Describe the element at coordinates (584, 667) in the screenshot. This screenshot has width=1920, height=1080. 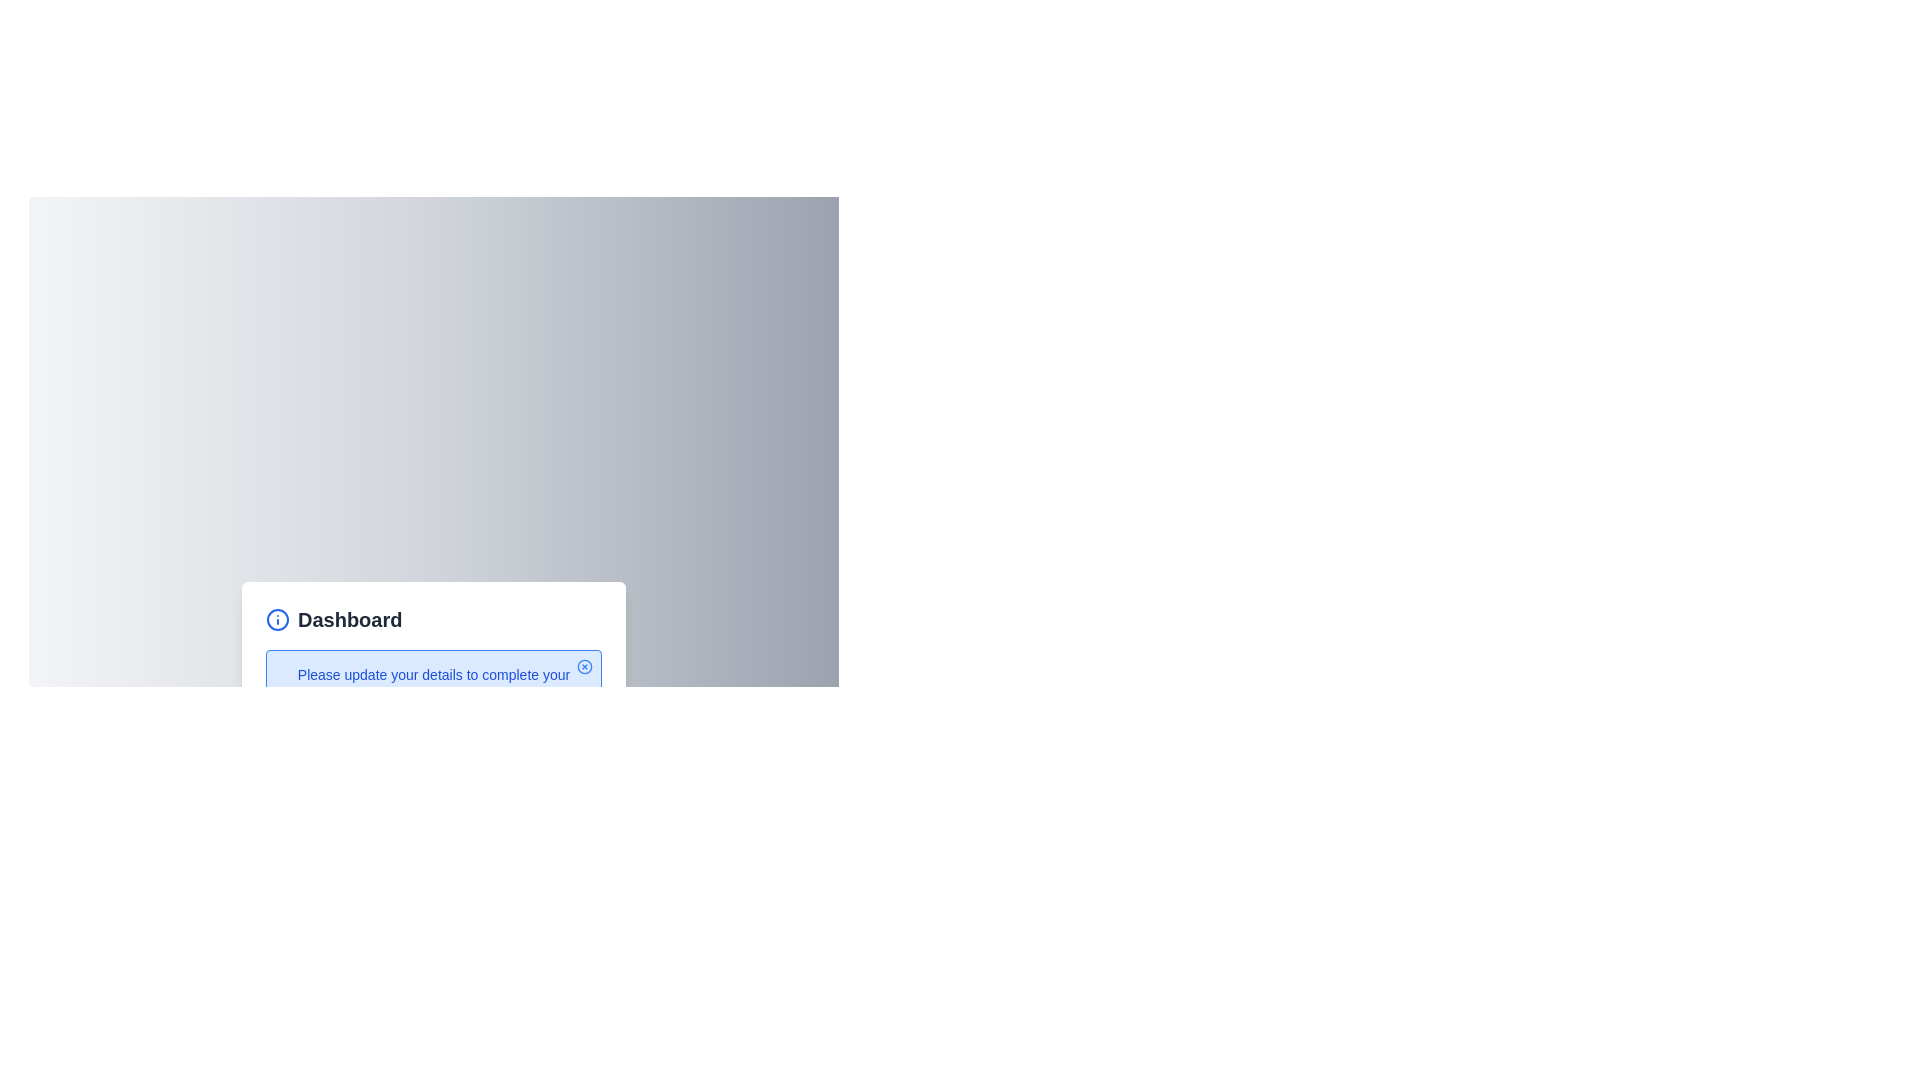
I see `the Close Button located at the top-right corner of the blue-bordered notification box with the text 'Please update your details to complete your profile setup.'` at that location.